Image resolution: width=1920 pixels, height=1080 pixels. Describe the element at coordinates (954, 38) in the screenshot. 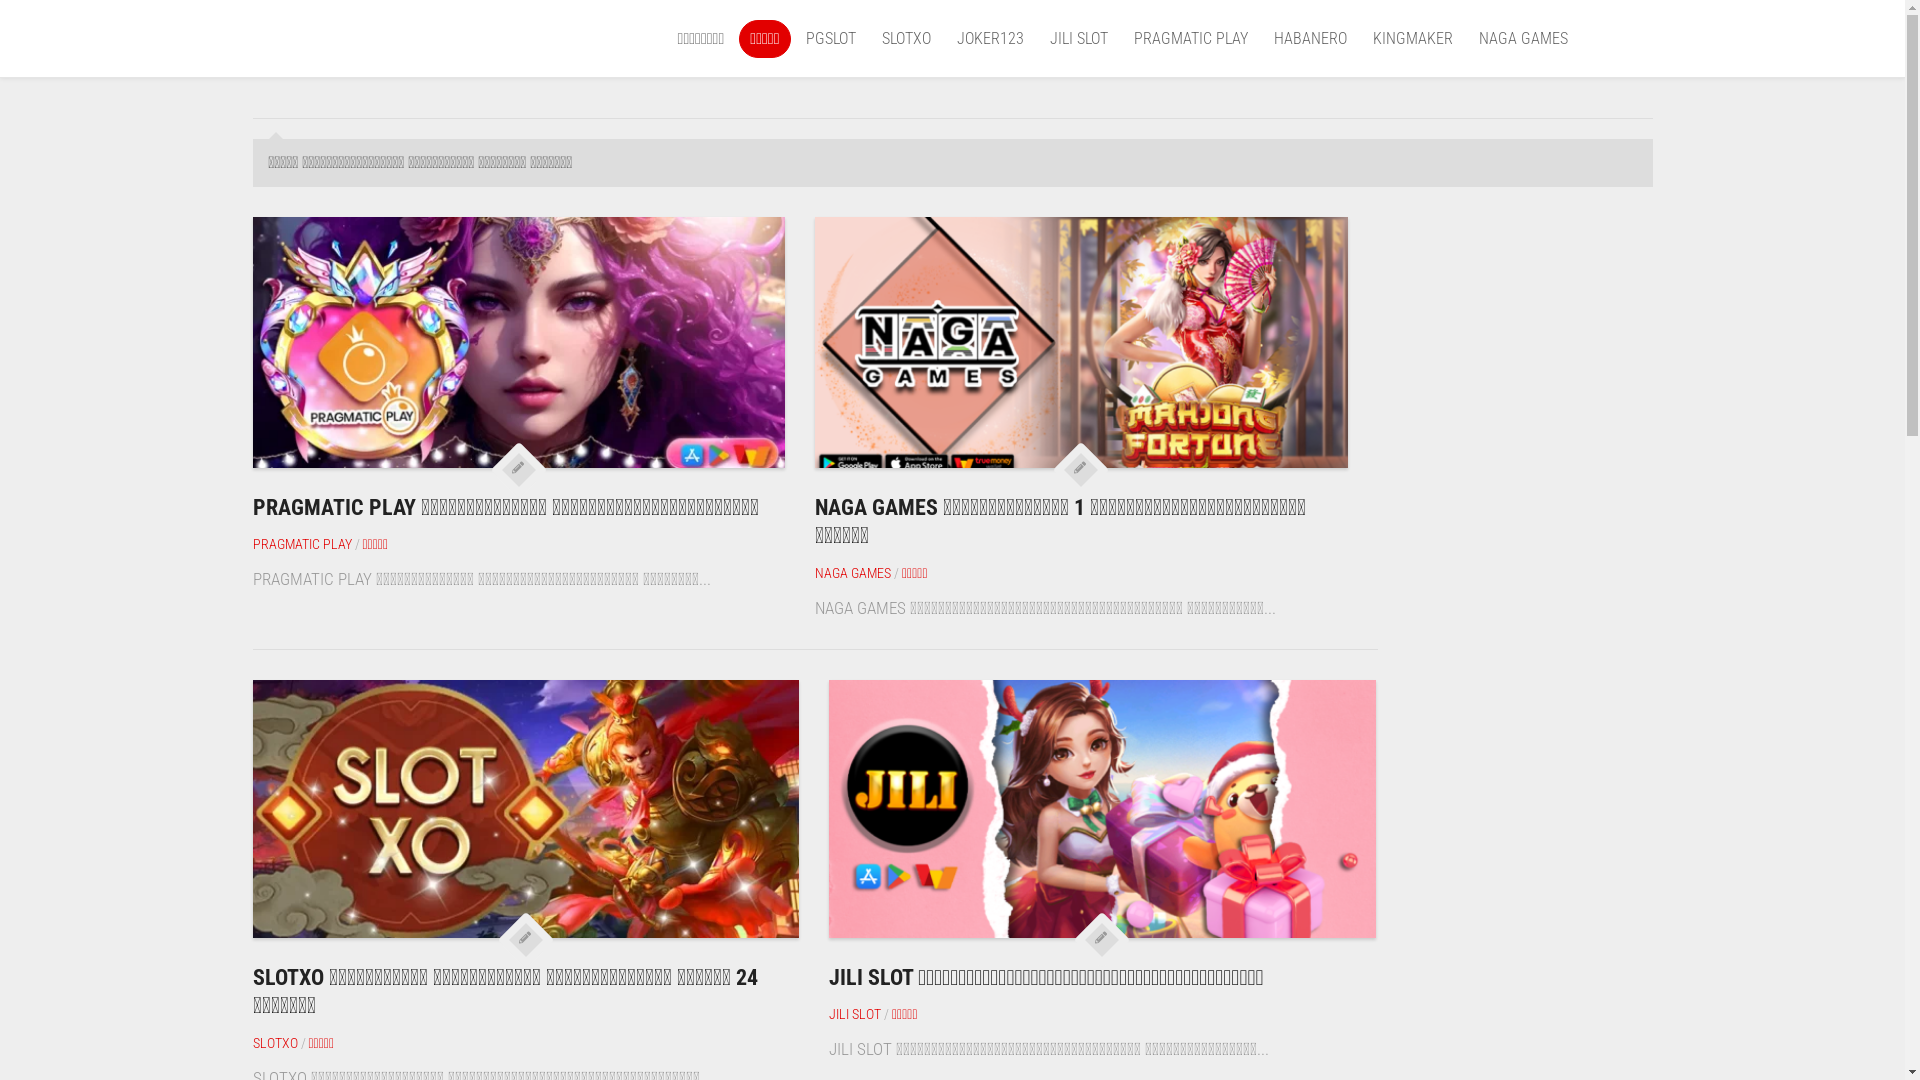

I see `'JOKER123'` at that location.